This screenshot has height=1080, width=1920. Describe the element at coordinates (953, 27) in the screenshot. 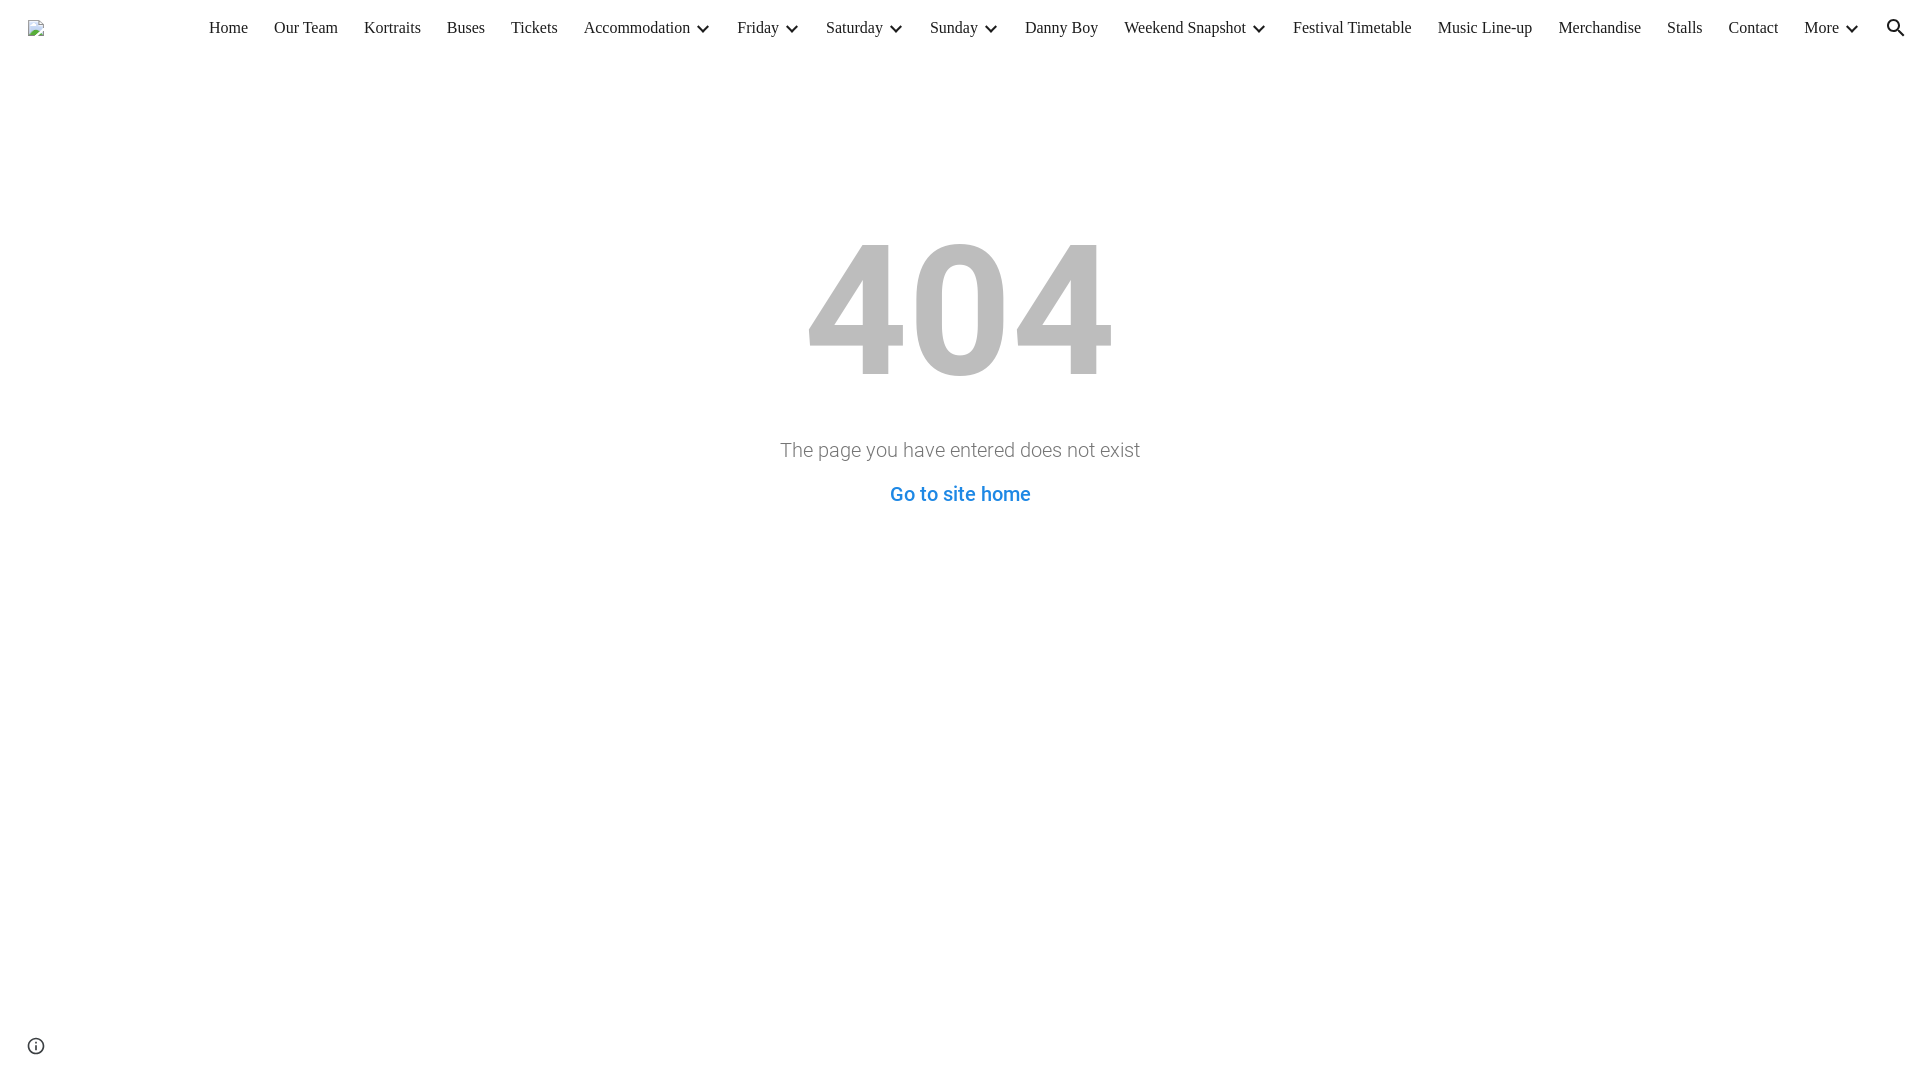

I see `'Sunday'` at that location.